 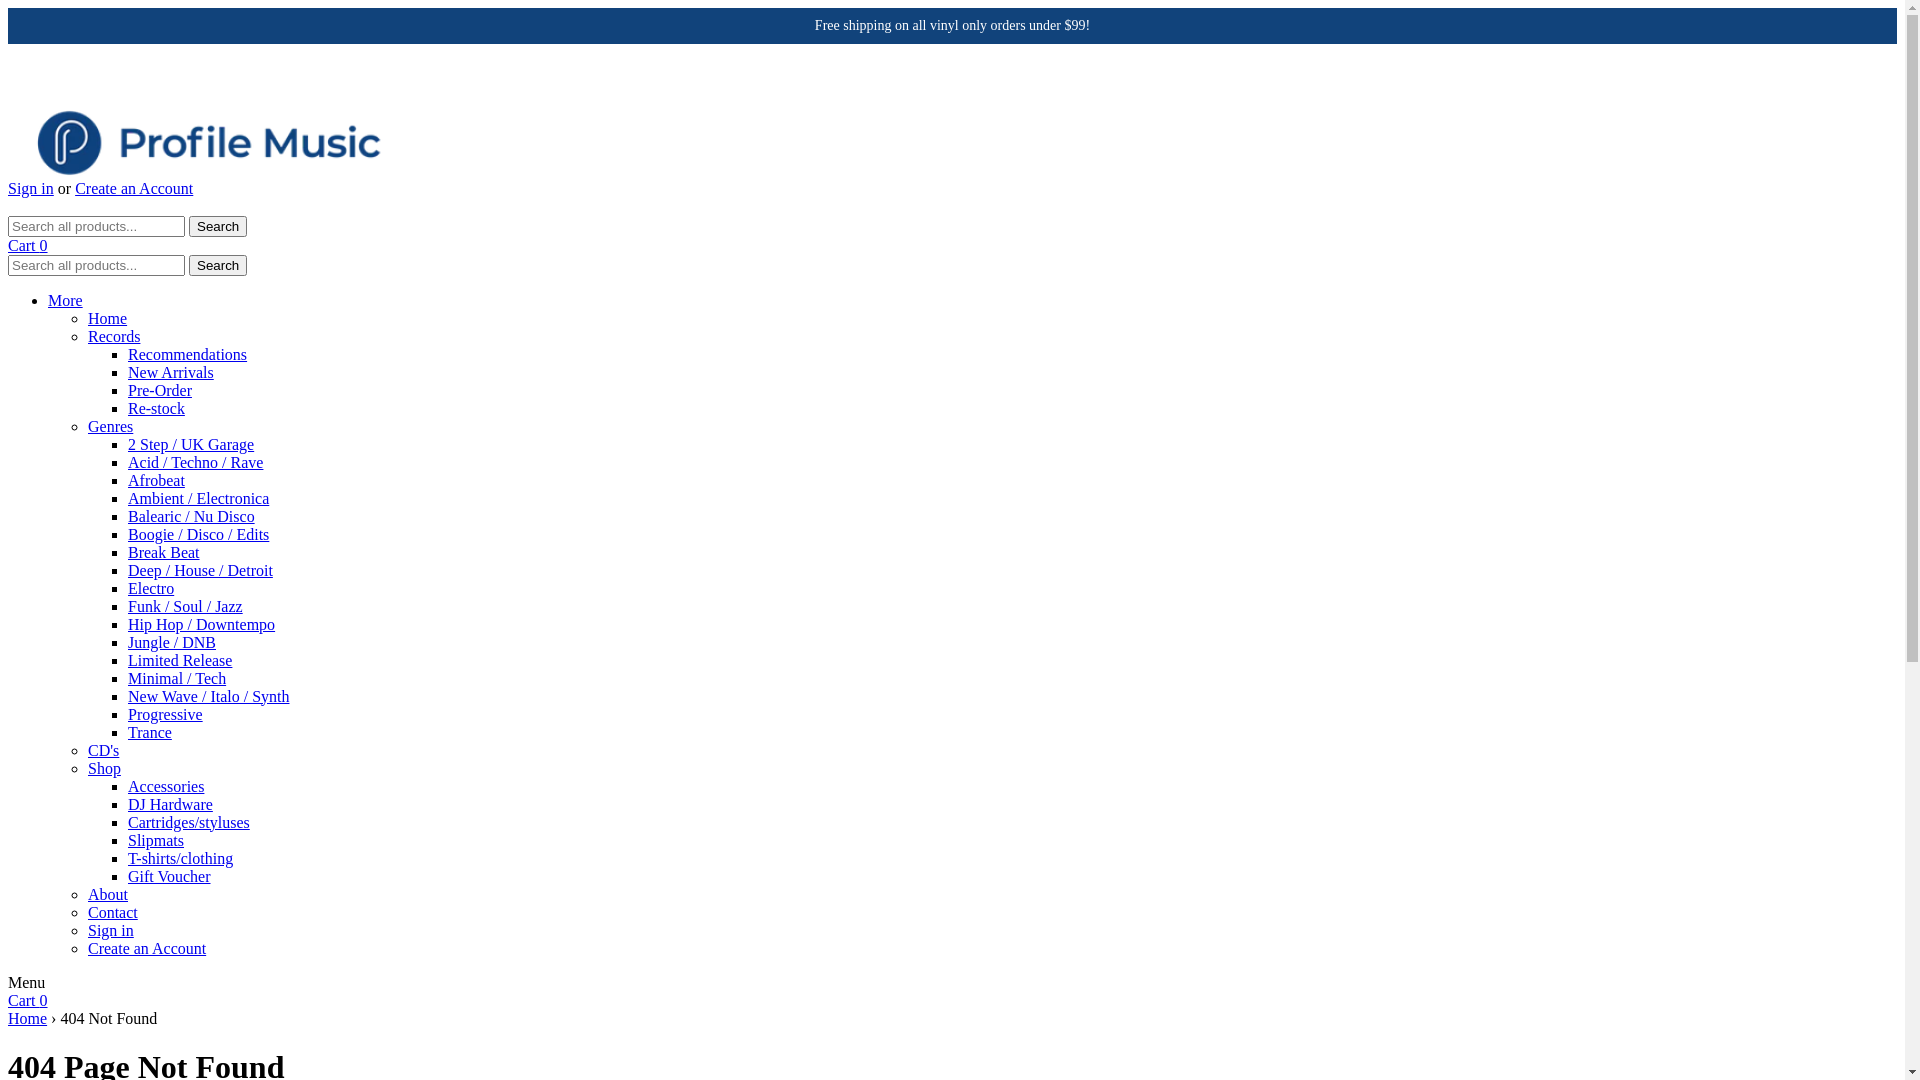 What do you see at coordinates (217, 225) in the screenshot?
I see `'Search'` at bounding box center [217, 225].